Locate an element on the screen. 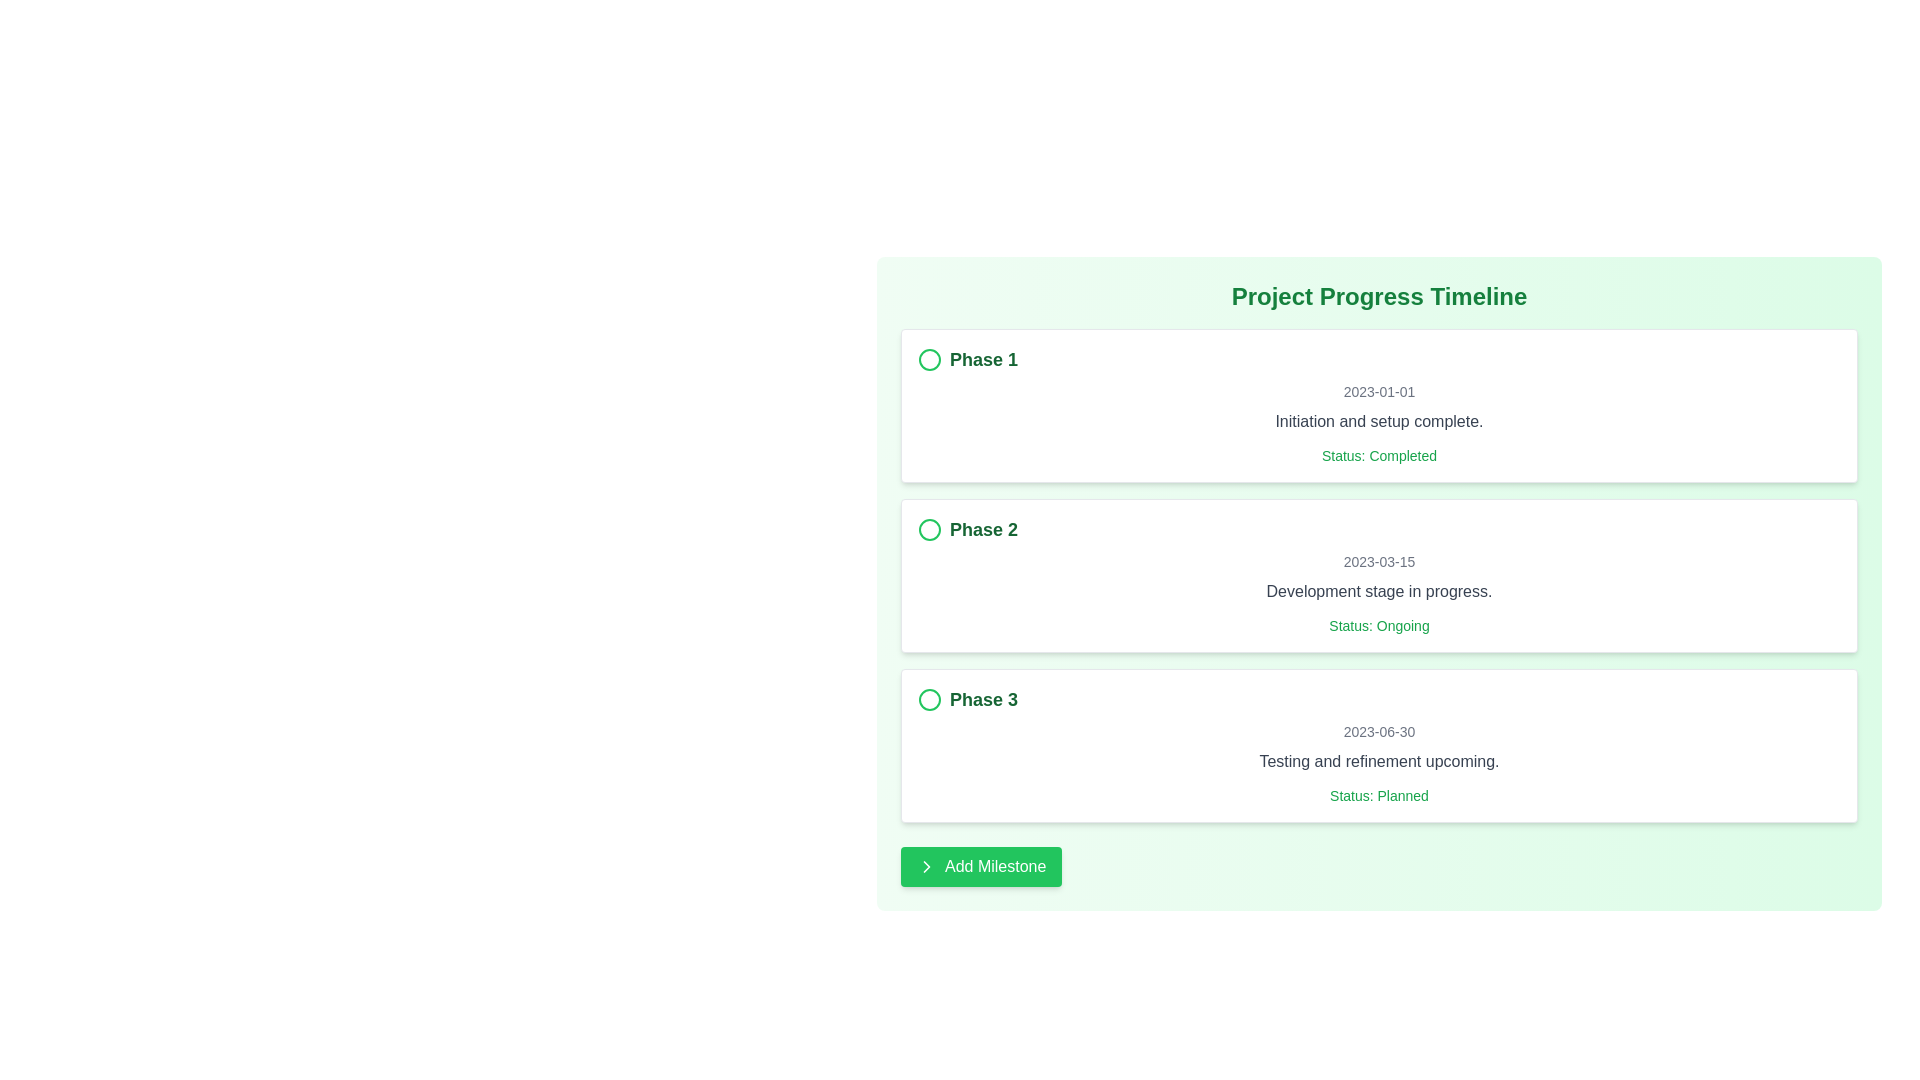 The image size is (1920, 1080). the text label displaying 'Initiation and setup complete.' which is styled with 'text-gray-700' and positioned within the first progress card is located at coordinates (1378, 420).